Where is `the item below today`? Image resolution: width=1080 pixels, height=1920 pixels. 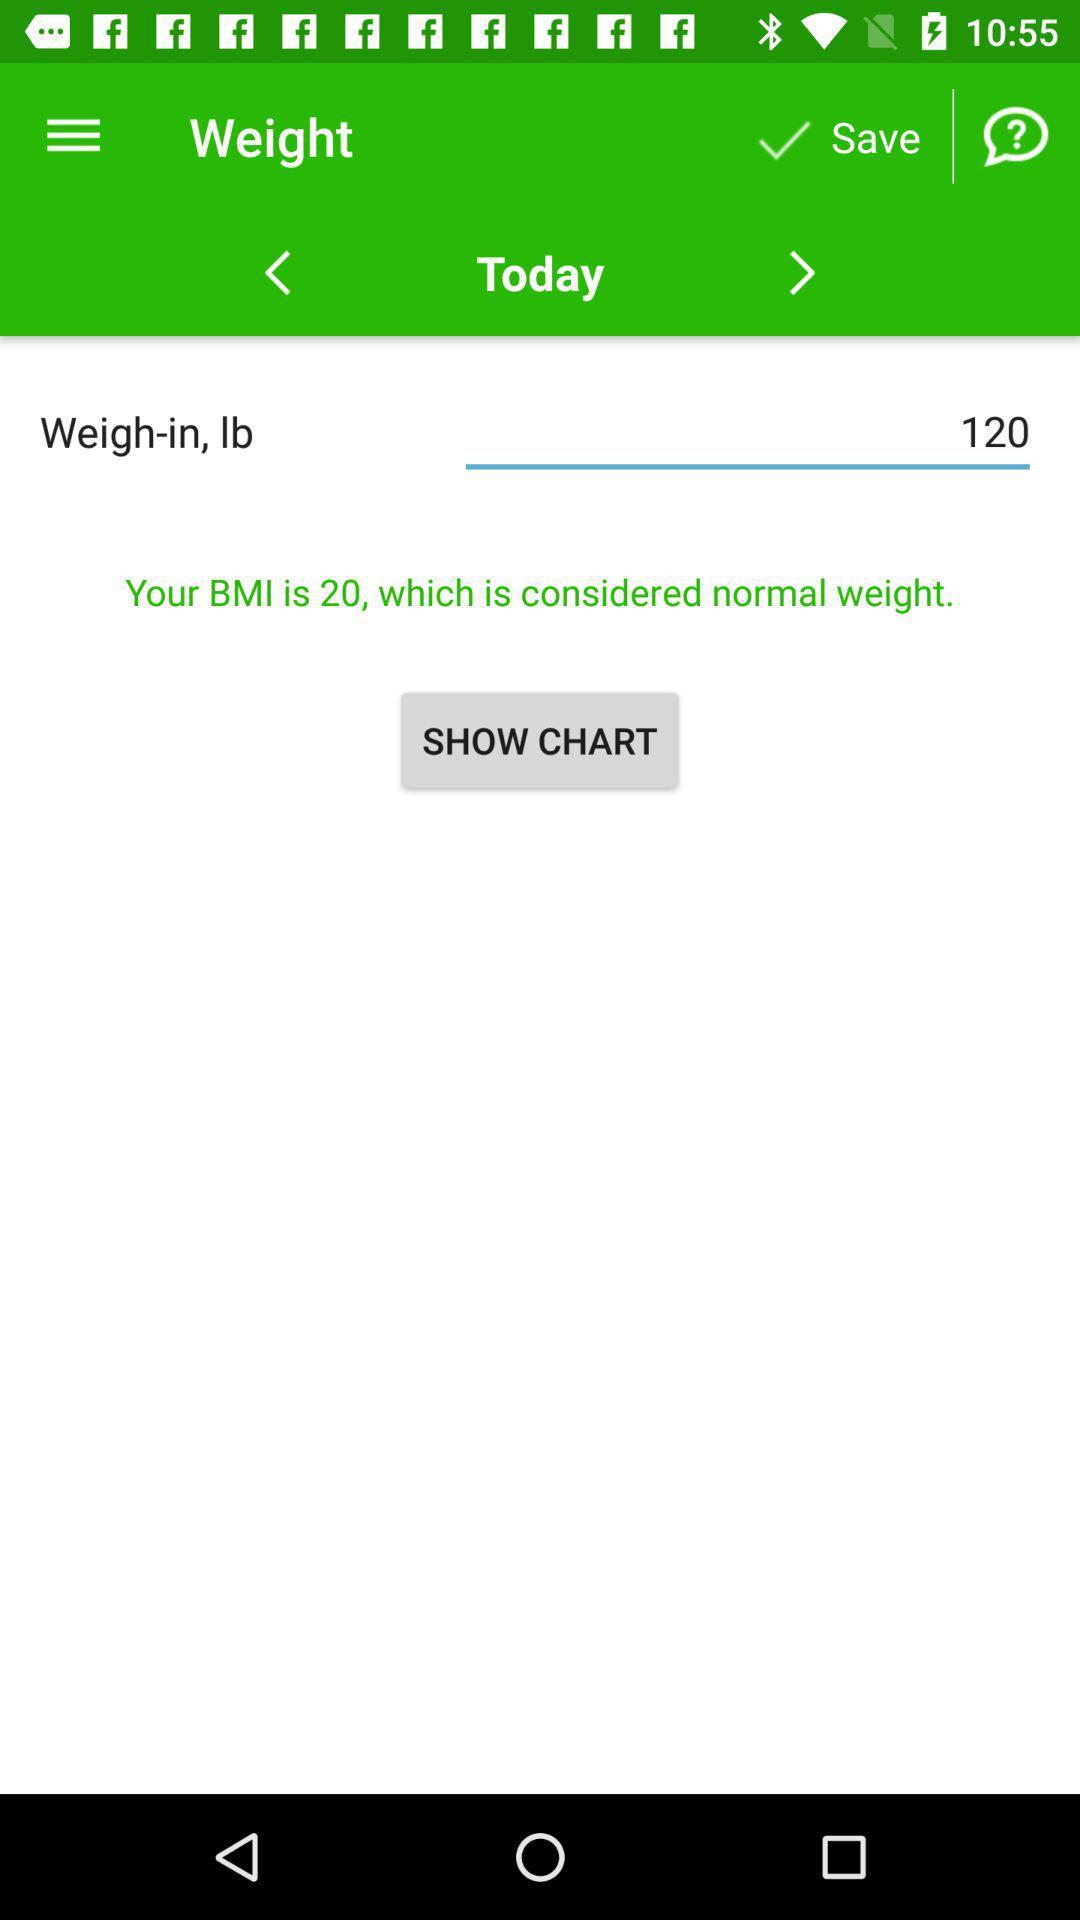
the item below today is located at coordinates (747, 430).